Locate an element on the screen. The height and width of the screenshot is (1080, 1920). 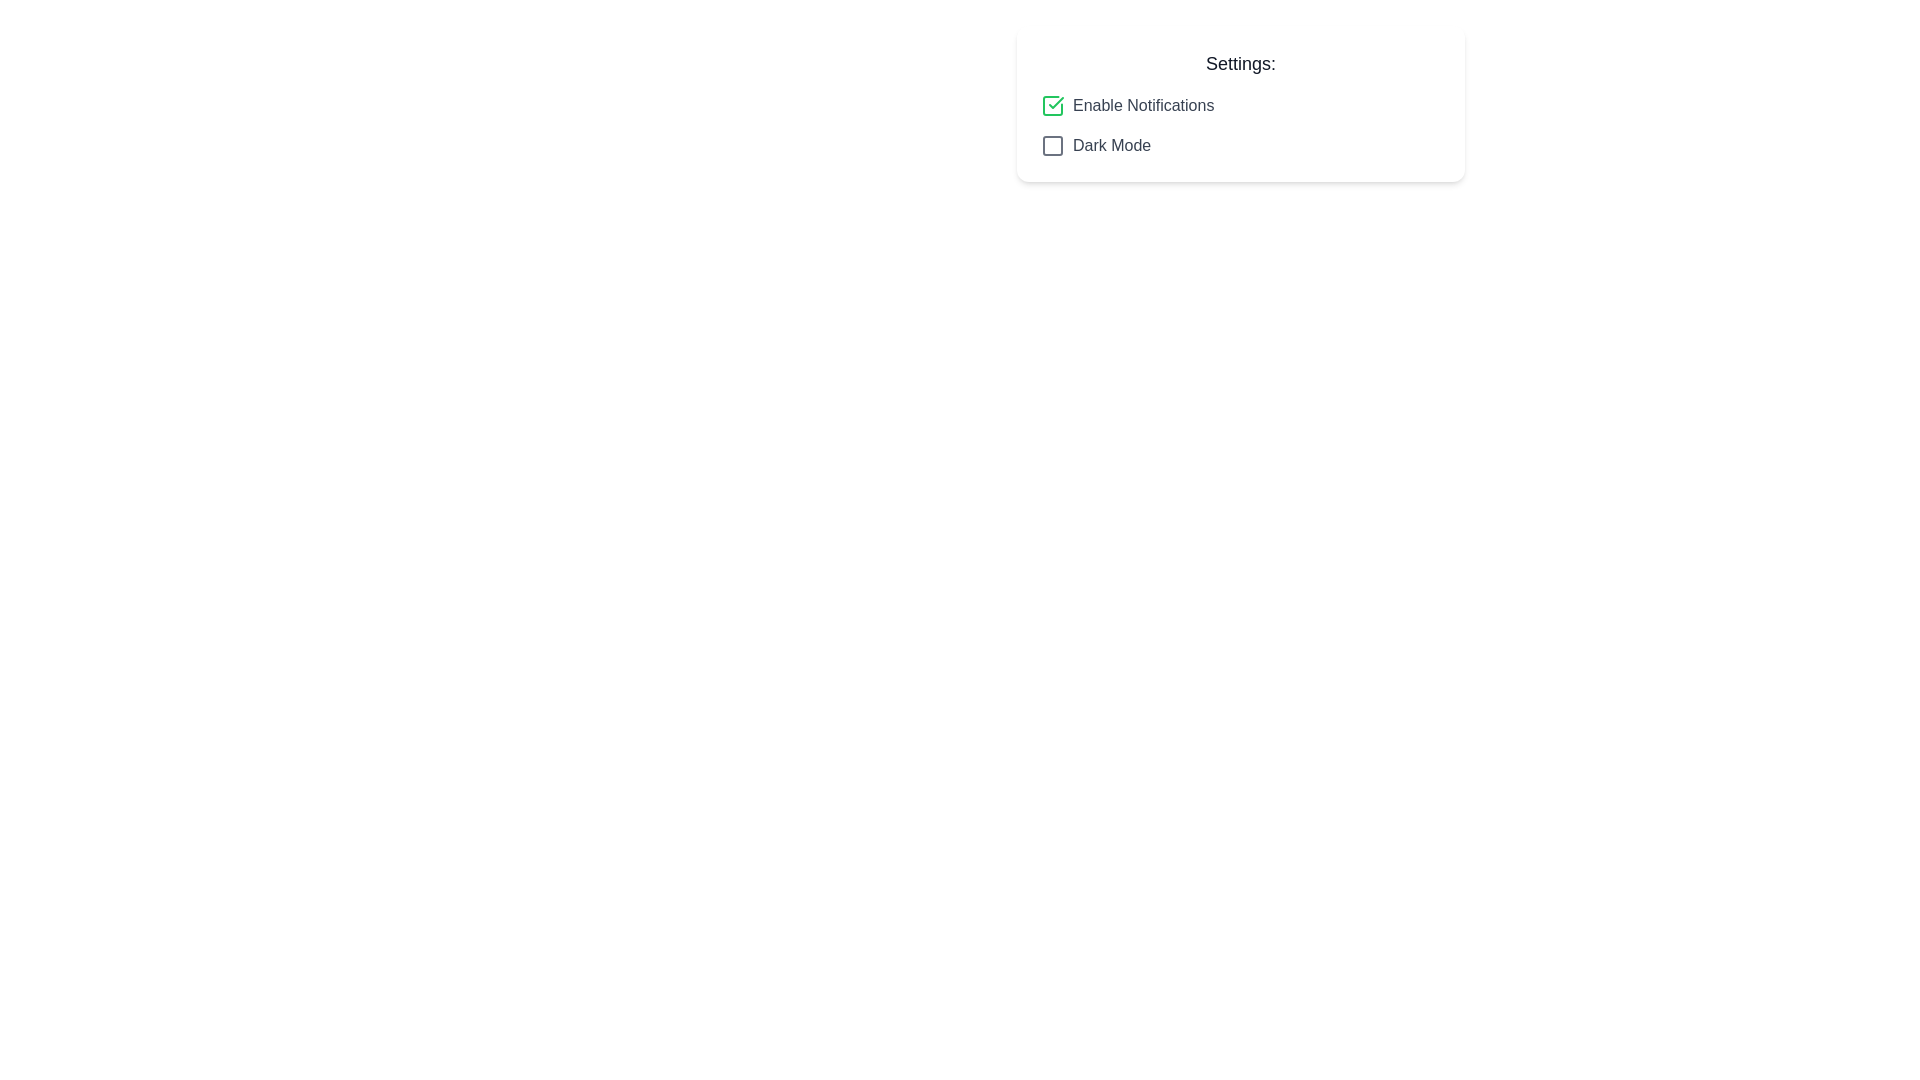
the text 'Enable Notifications' to interact with the label is located at coordinates (1142, 105).